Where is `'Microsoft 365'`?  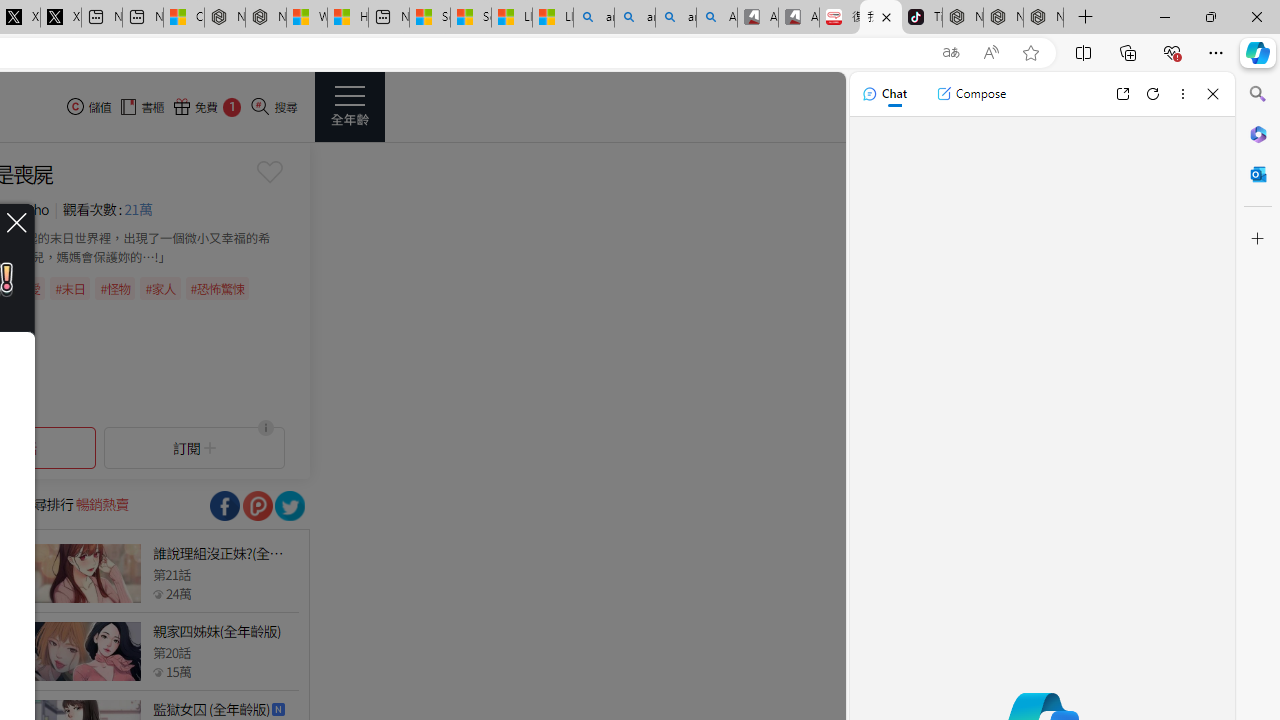 'Microsoft 365' is located at coordinates (1257, 133).